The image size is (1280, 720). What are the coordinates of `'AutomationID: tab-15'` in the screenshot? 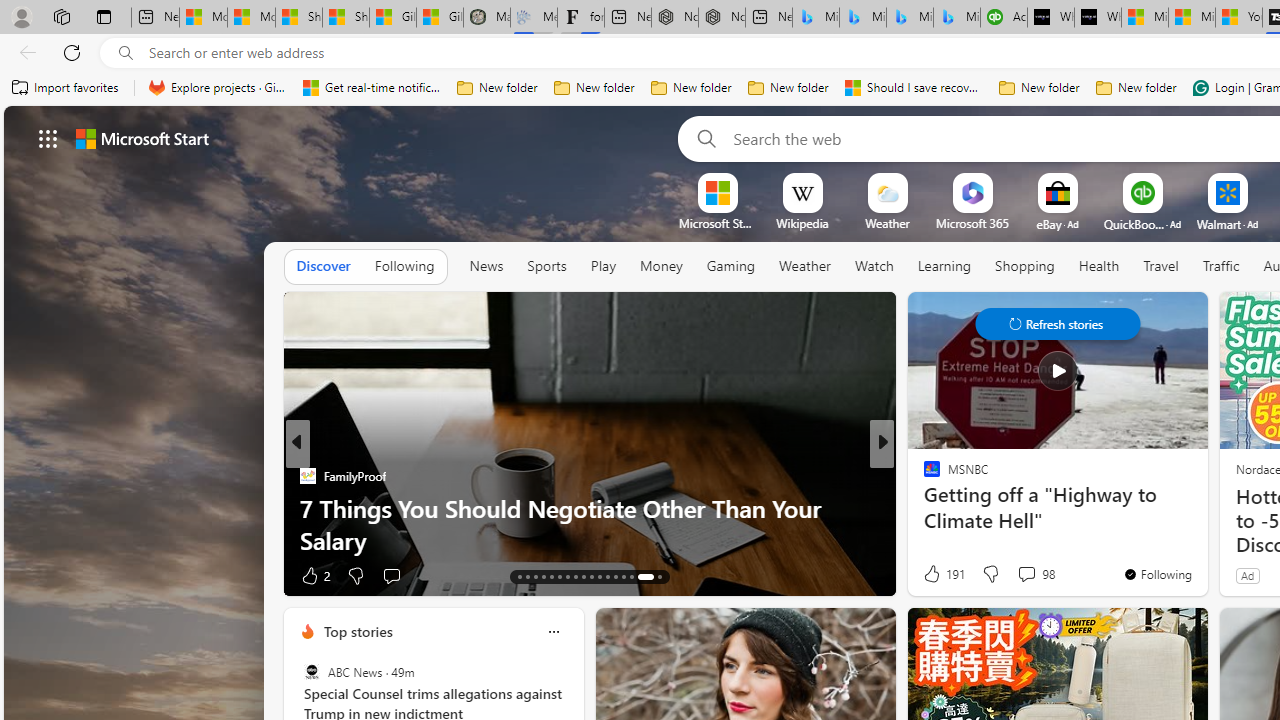 It's located at (535, 577).